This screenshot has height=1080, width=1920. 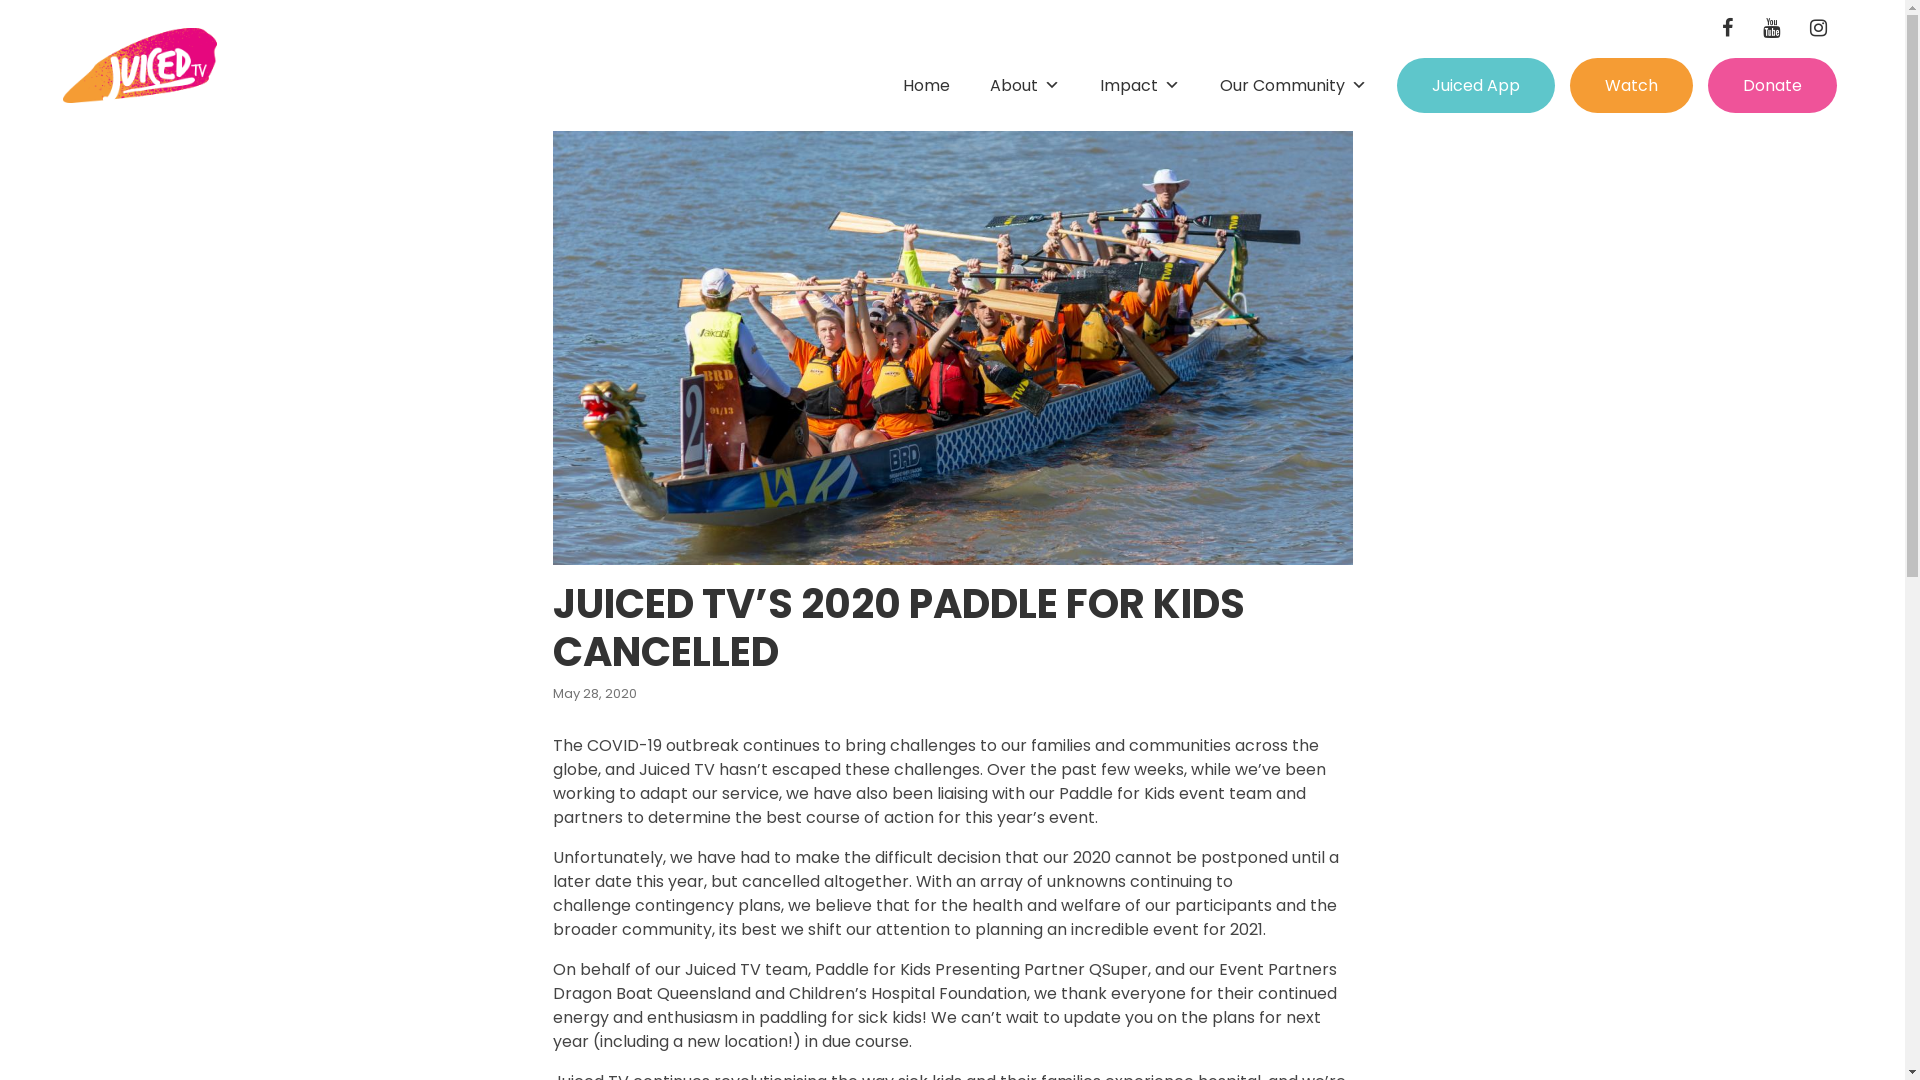 I want to click on 'Donate', so click(x=1772, y=84).